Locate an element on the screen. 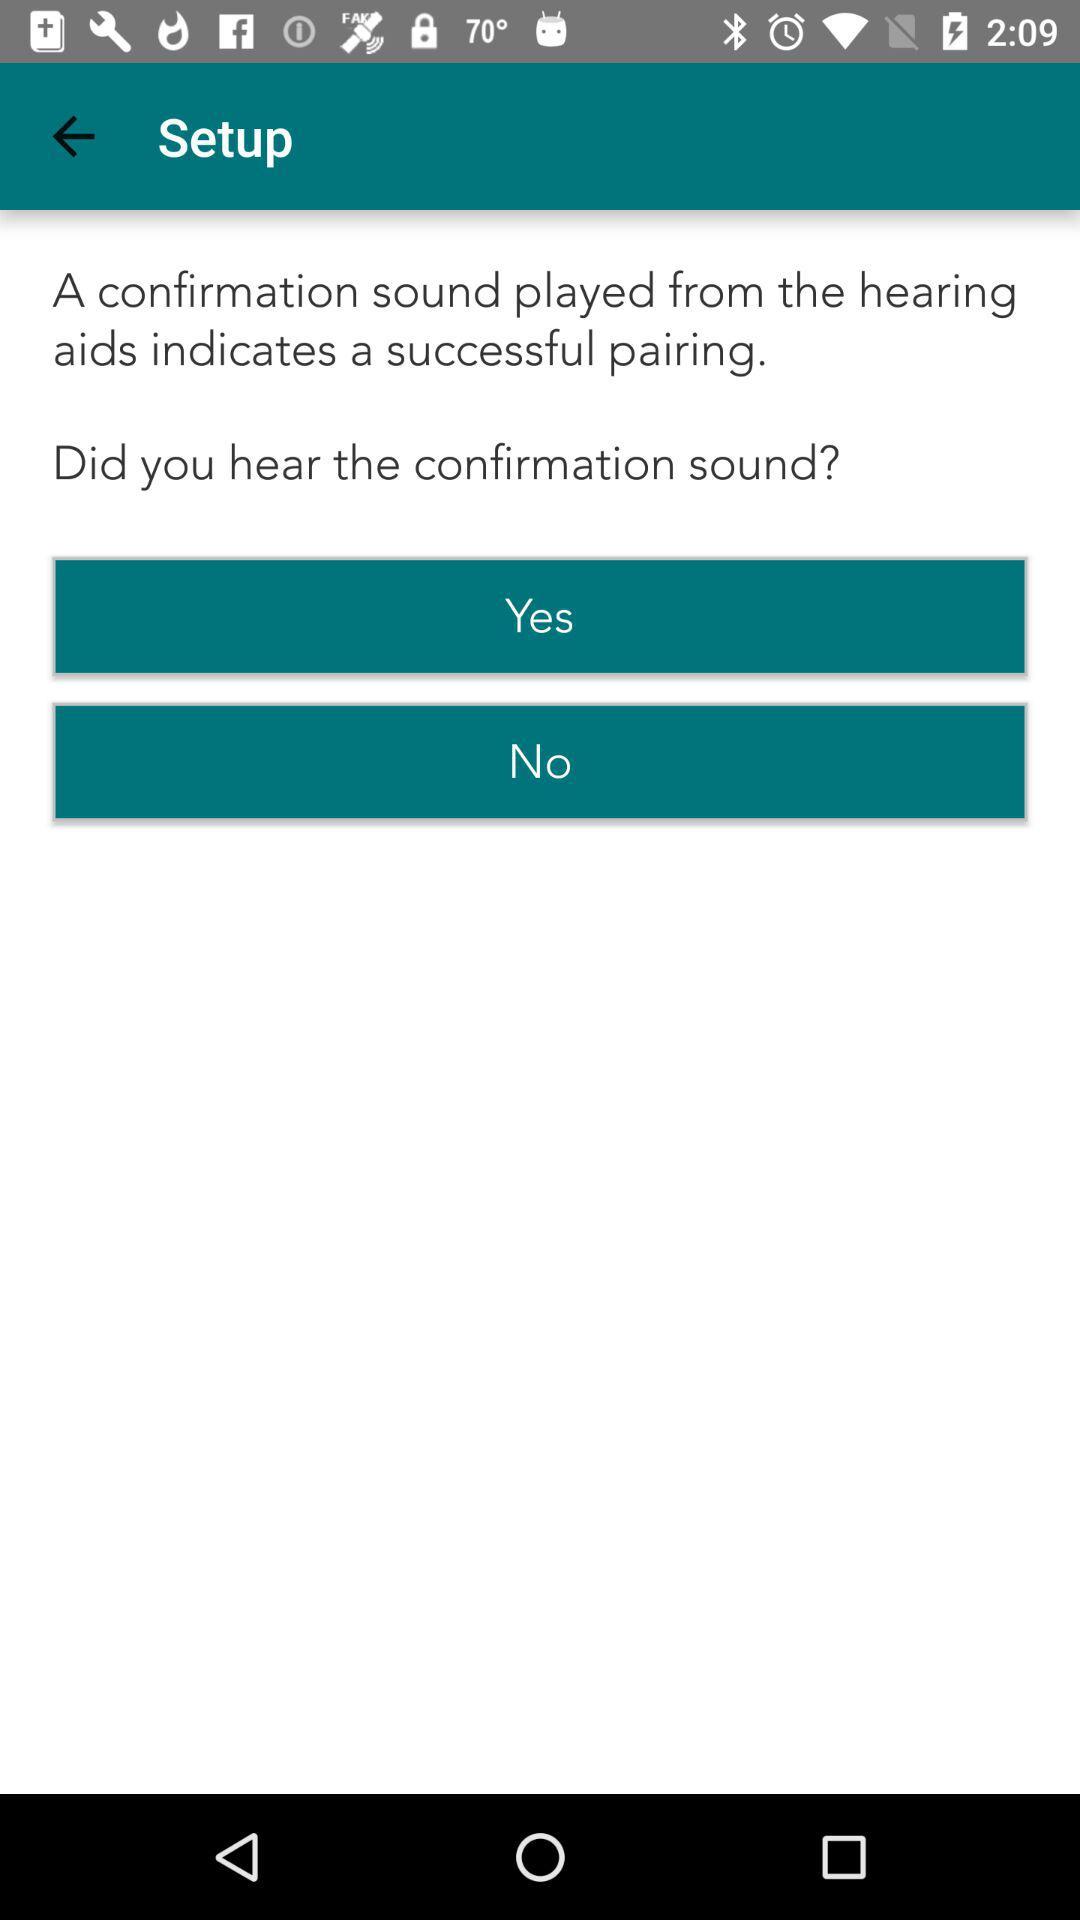  item above the no item is located at coordinates (540, 615).